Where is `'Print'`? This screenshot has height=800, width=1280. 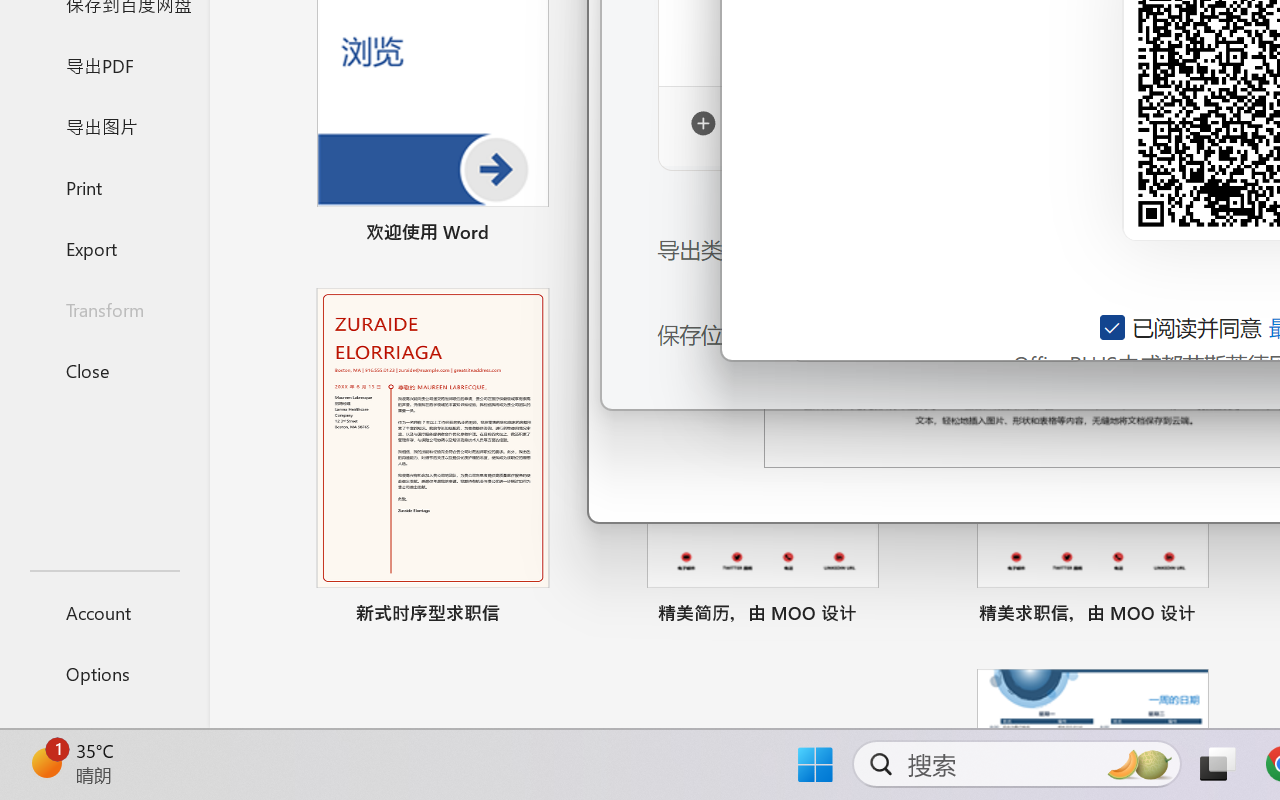
'Print' is located at coordinates (103, 186).